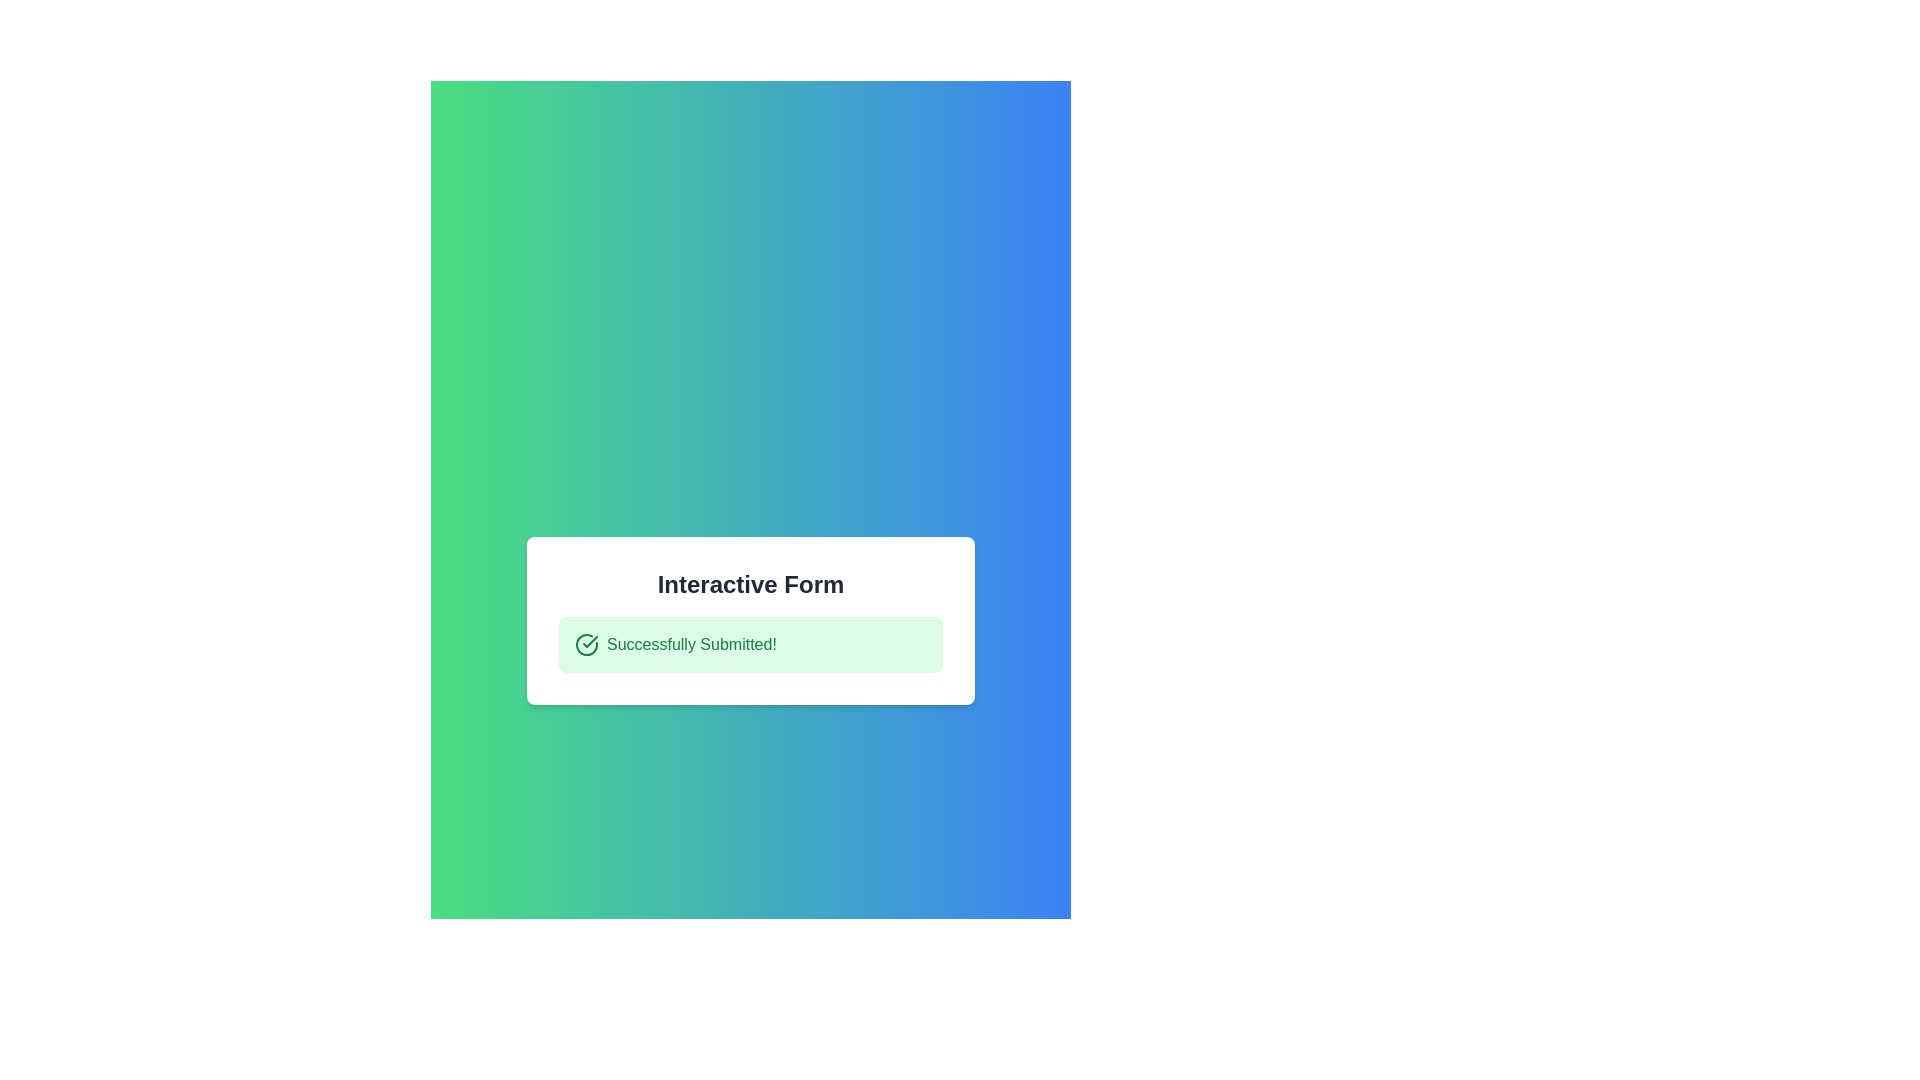 This screenshot has width=1920, height=1080. What do you see at coordinates (585, 644) in the screenshot?
I see `the circular icon with a check mark, which is visually styled with a green stroke and located next to the text 'Successfully Submitted!' in a green notification box` at bounding box center [585, 644].